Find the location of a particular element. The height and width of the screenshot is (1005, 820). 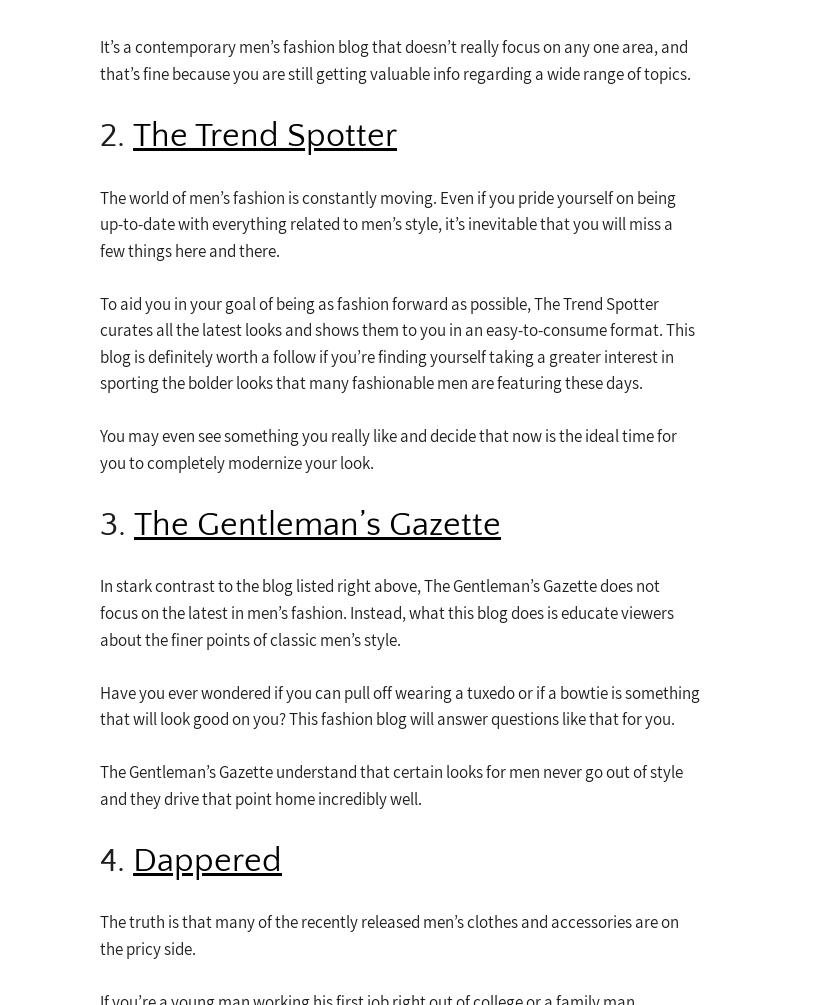

'Dappered' is located at coordinates (206, 858).